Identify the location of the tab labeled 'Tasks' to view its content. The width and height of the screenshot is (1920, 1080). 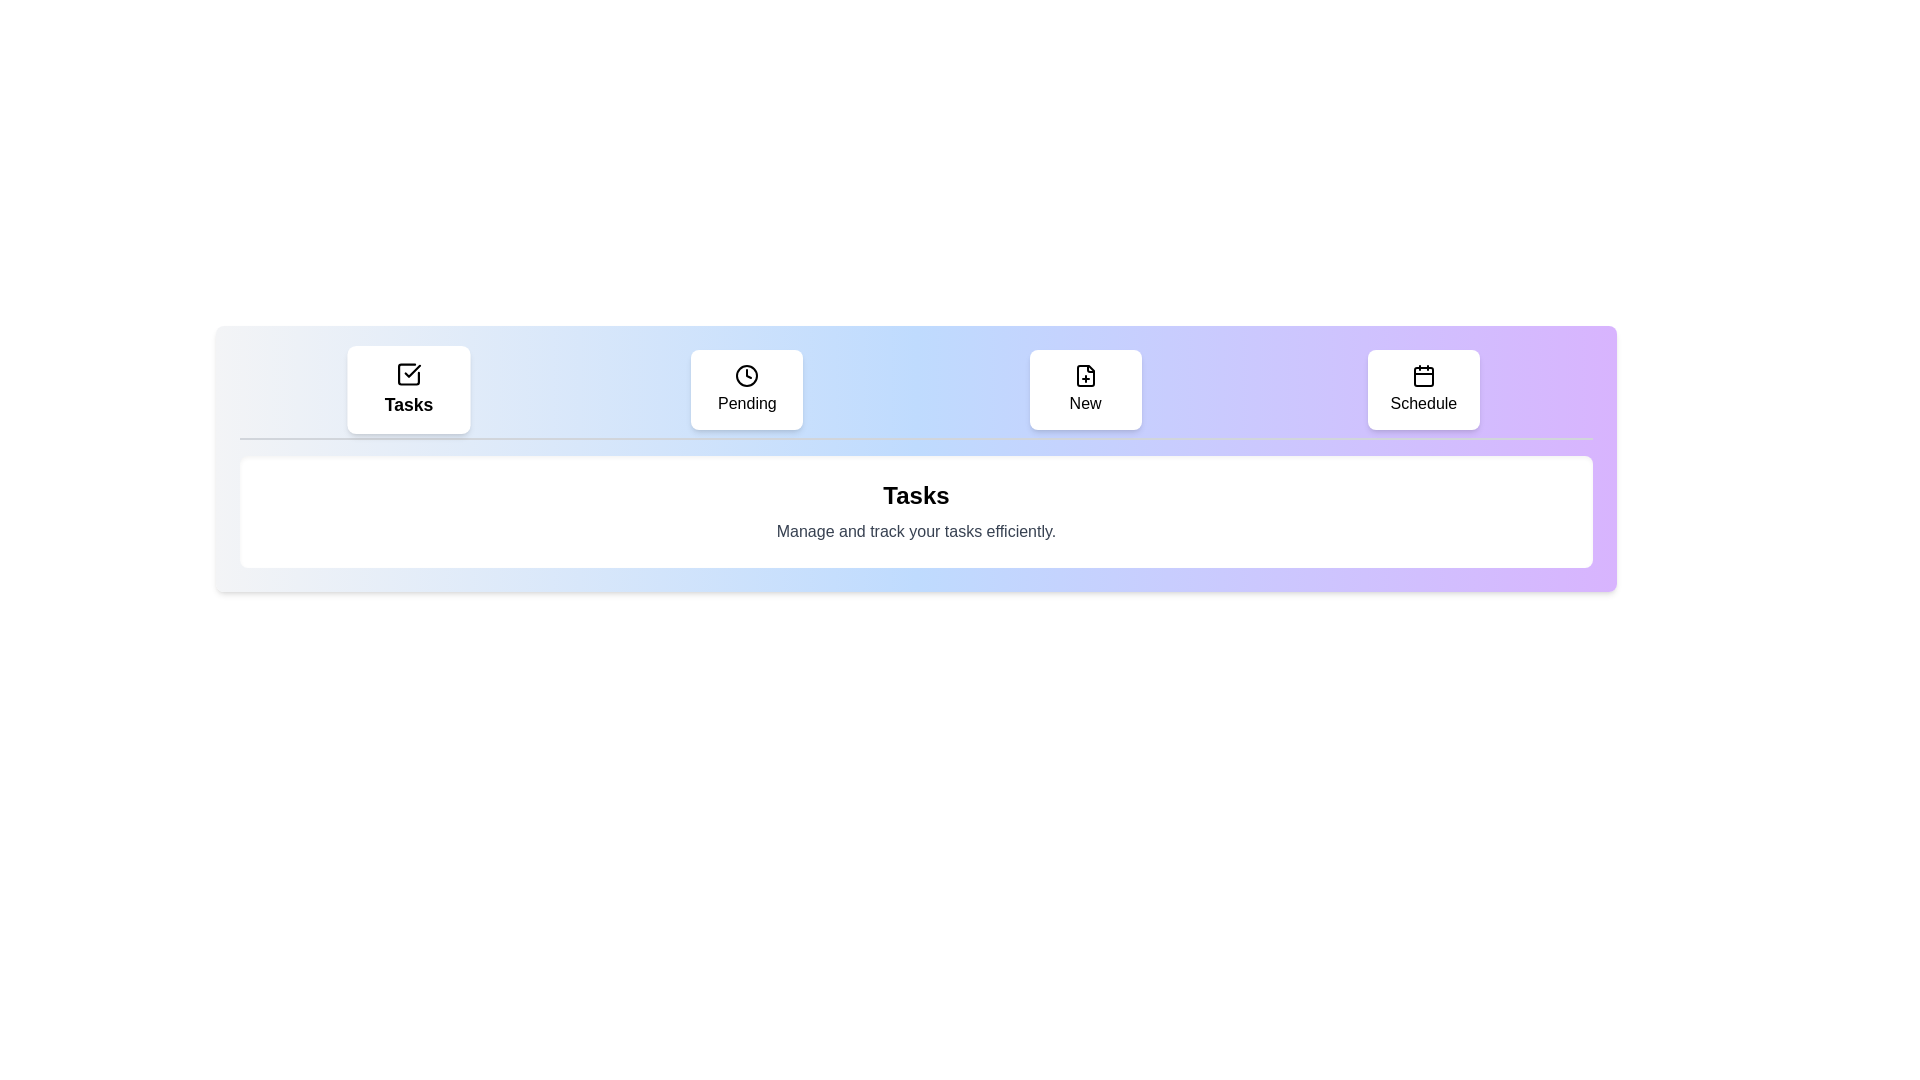
(408, 389).